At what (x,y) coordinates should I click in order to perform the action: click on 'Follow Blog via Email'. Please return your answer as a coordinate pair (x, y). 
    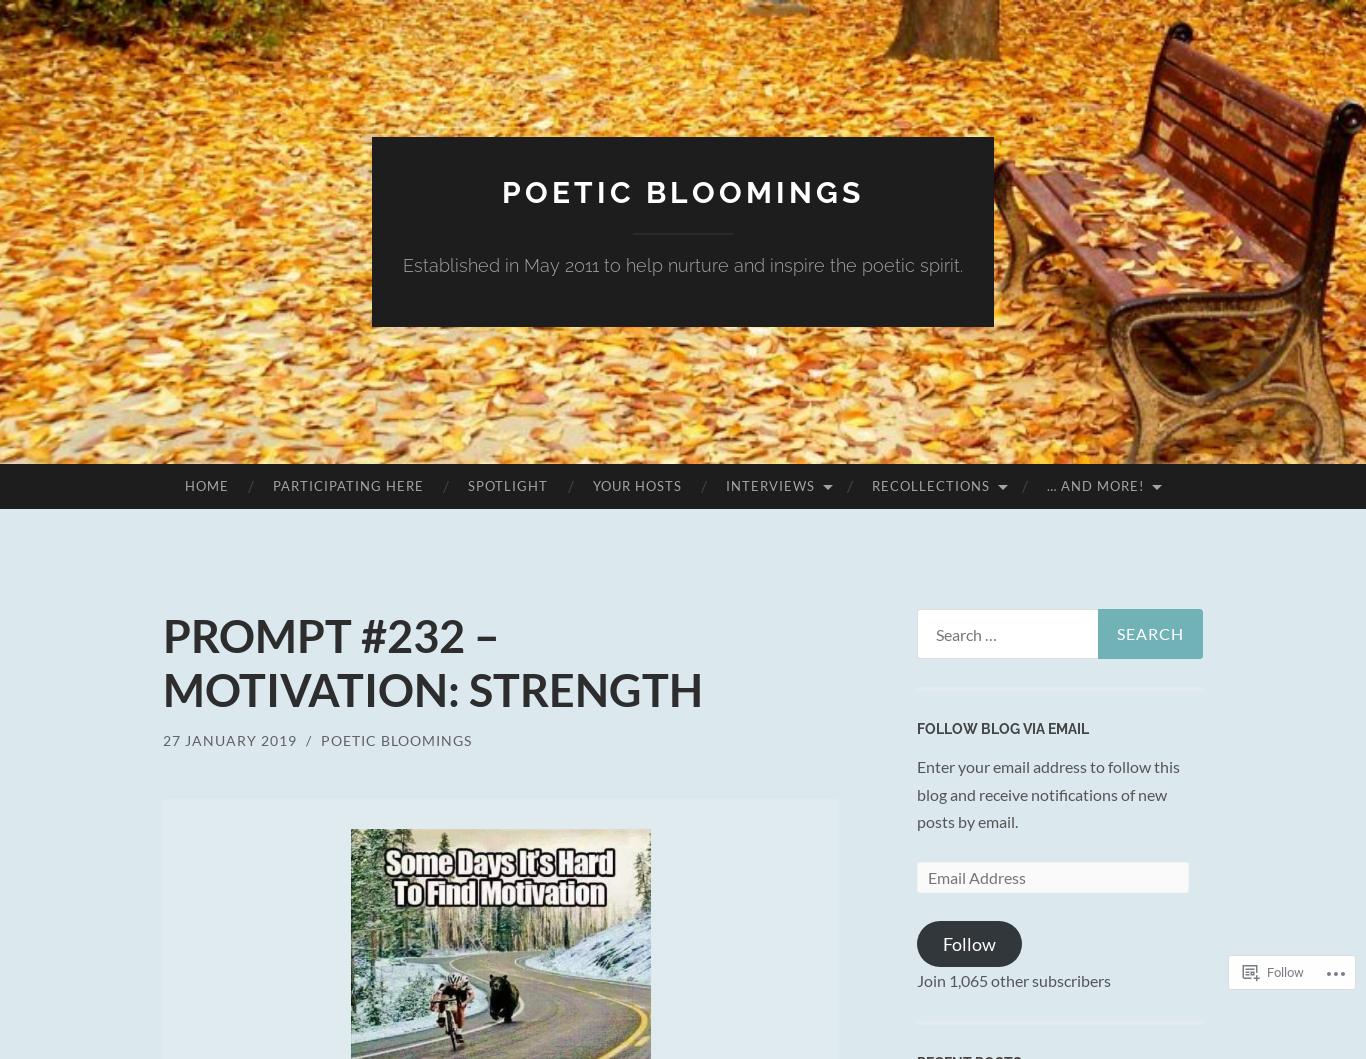
    Looking at the image, I should click on (916, 727).